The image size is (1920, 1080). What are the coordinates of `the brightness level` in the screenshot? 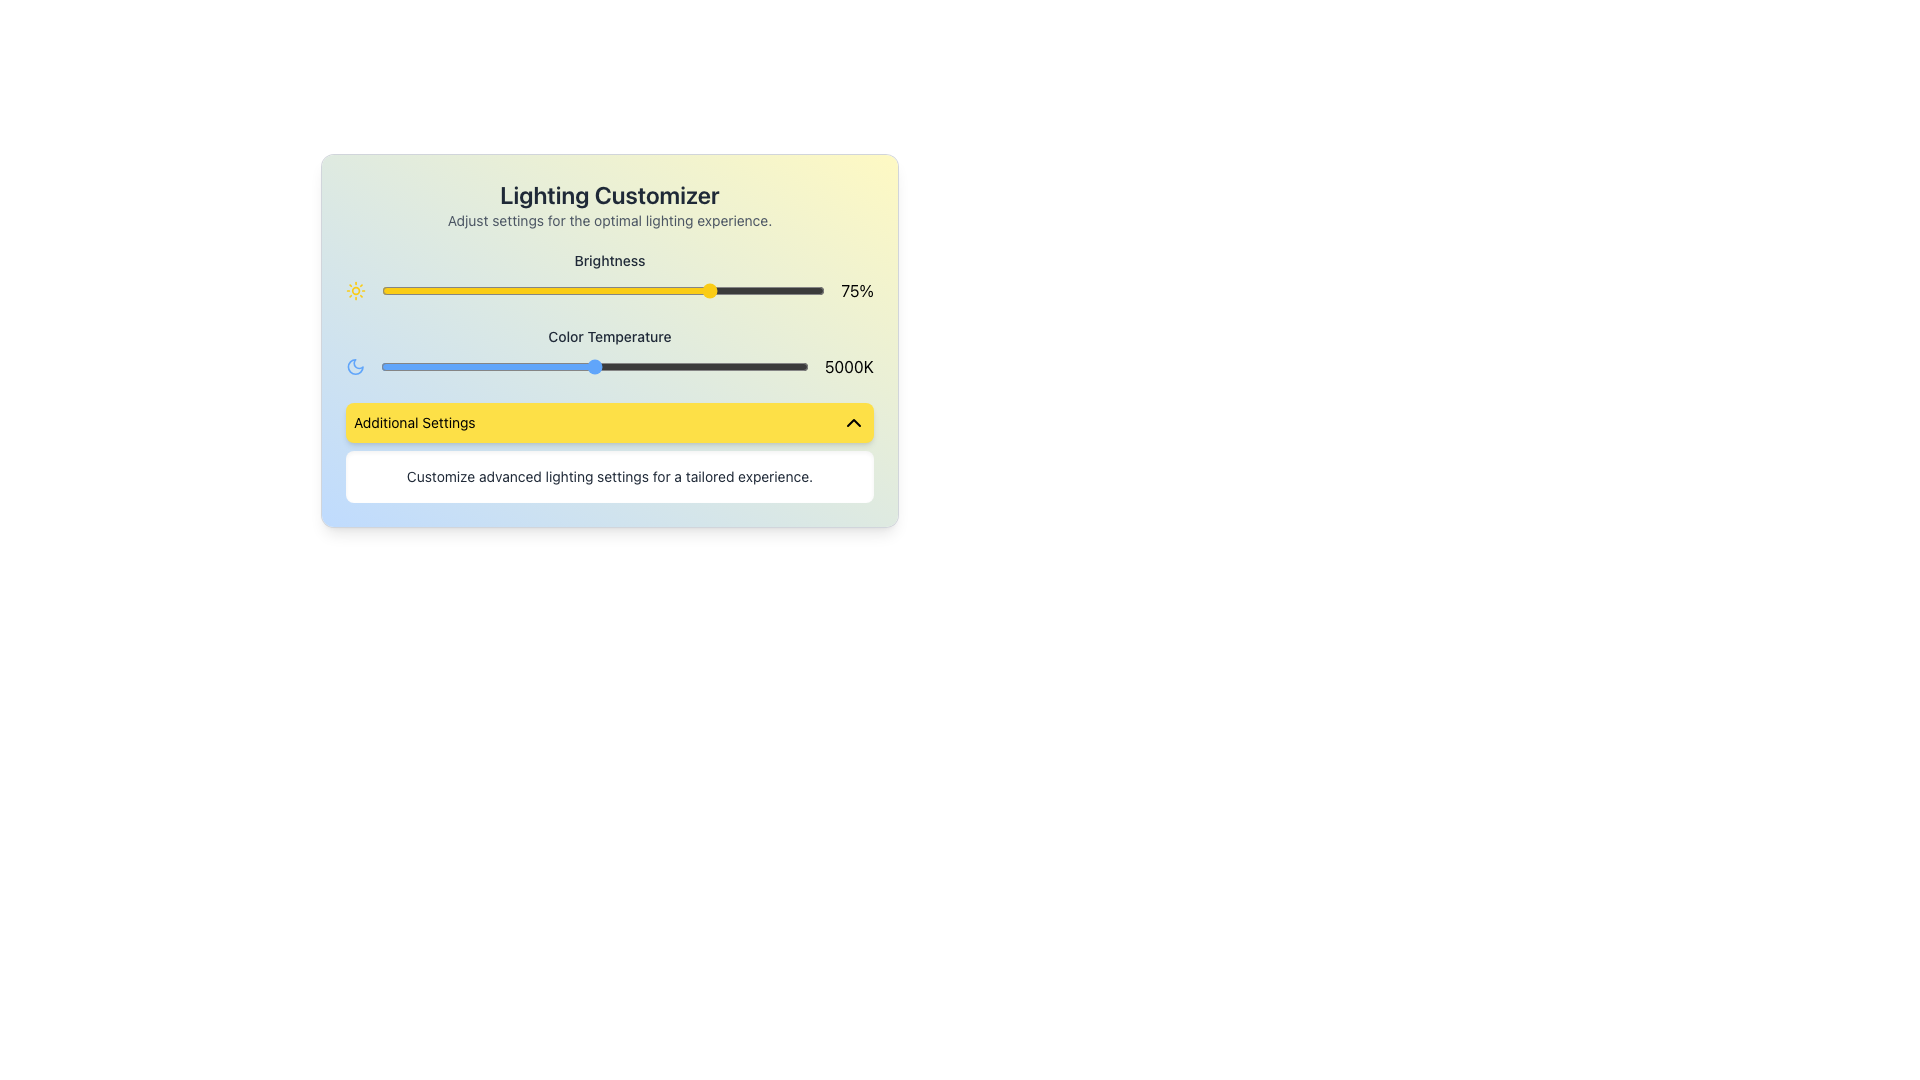 It's located at (775, 290).